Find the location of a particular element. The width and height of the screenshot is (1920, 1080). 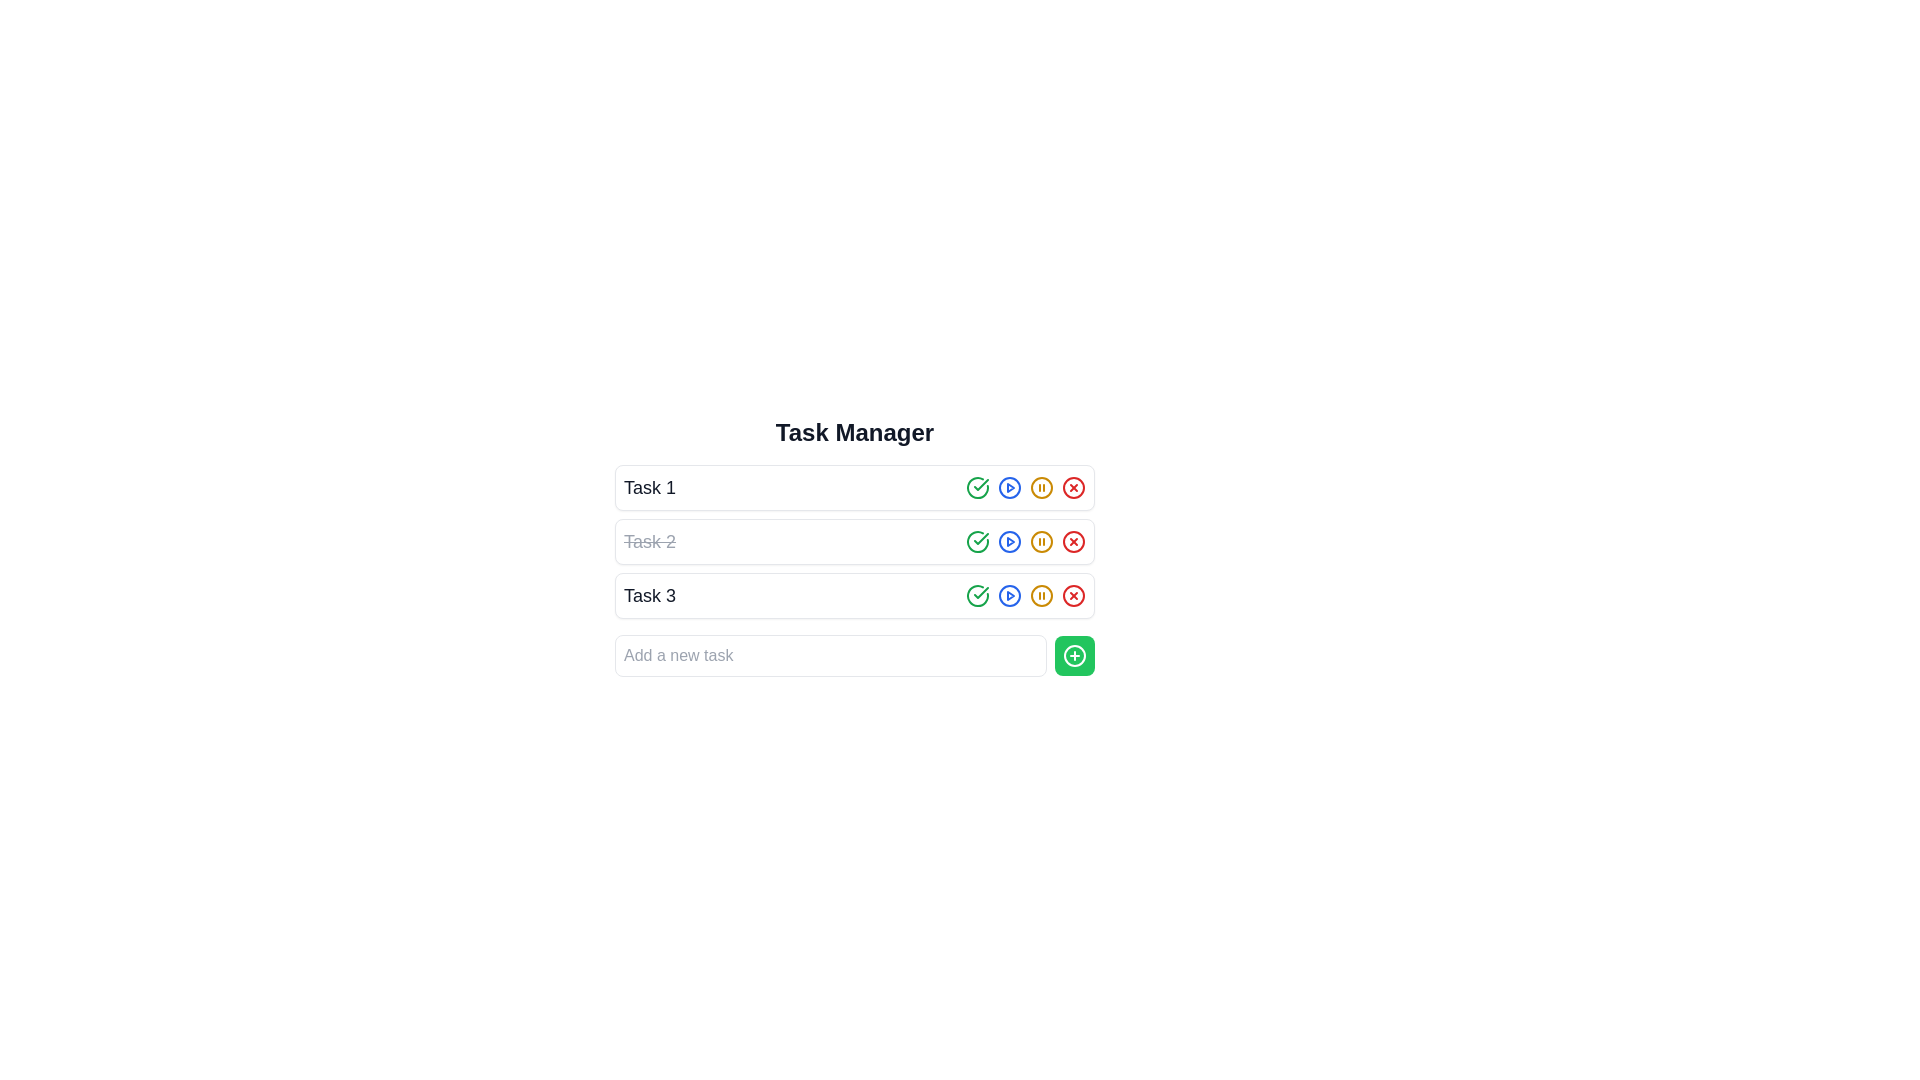

the text label displaying 'Task 3', which is styled with a larger font size and dark gray color, located in the Task Manager list is located at coordinates (650, 595).